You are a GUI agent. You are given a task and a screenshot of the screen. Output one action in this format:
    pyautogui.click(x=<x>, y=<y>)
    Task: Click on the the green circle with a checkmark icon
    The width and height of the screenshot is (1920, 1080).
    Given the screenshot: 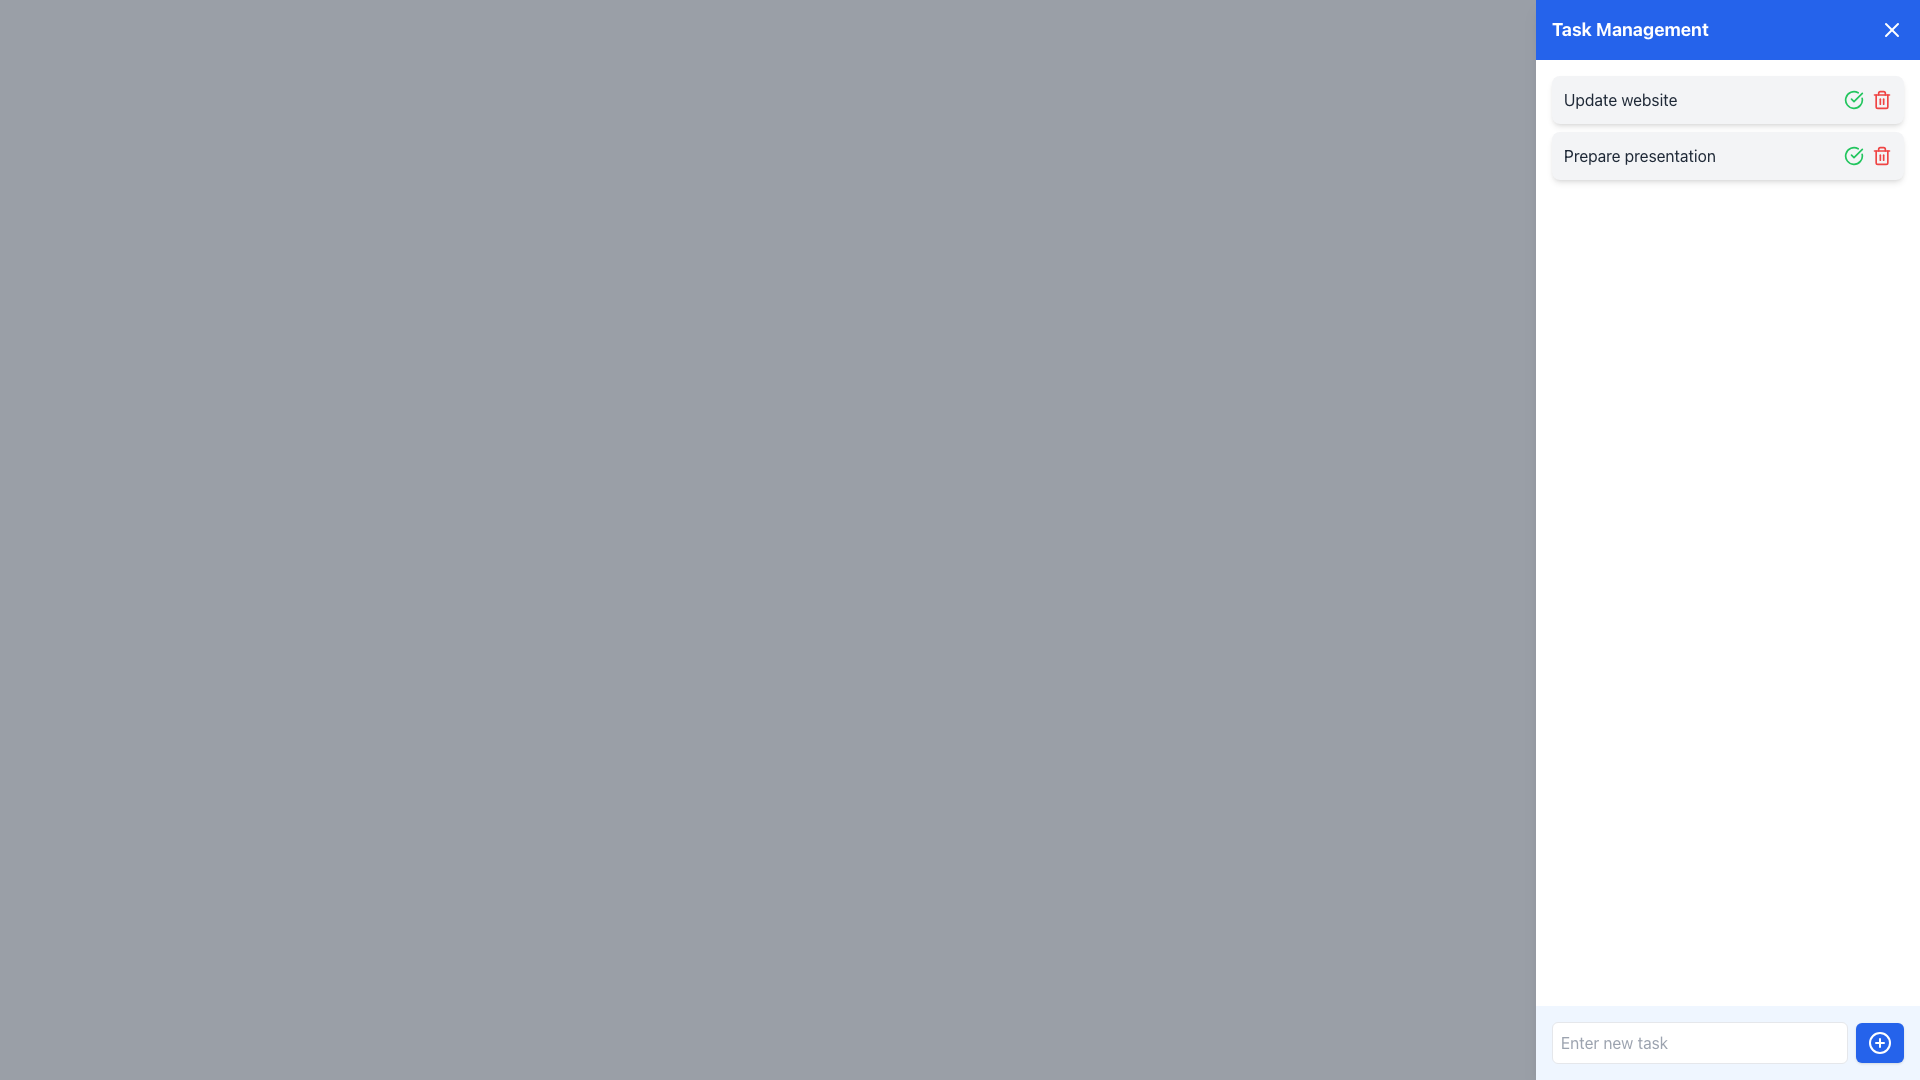 What is the action you would take?
    pyautogui.click(x=1852, y=100)
    